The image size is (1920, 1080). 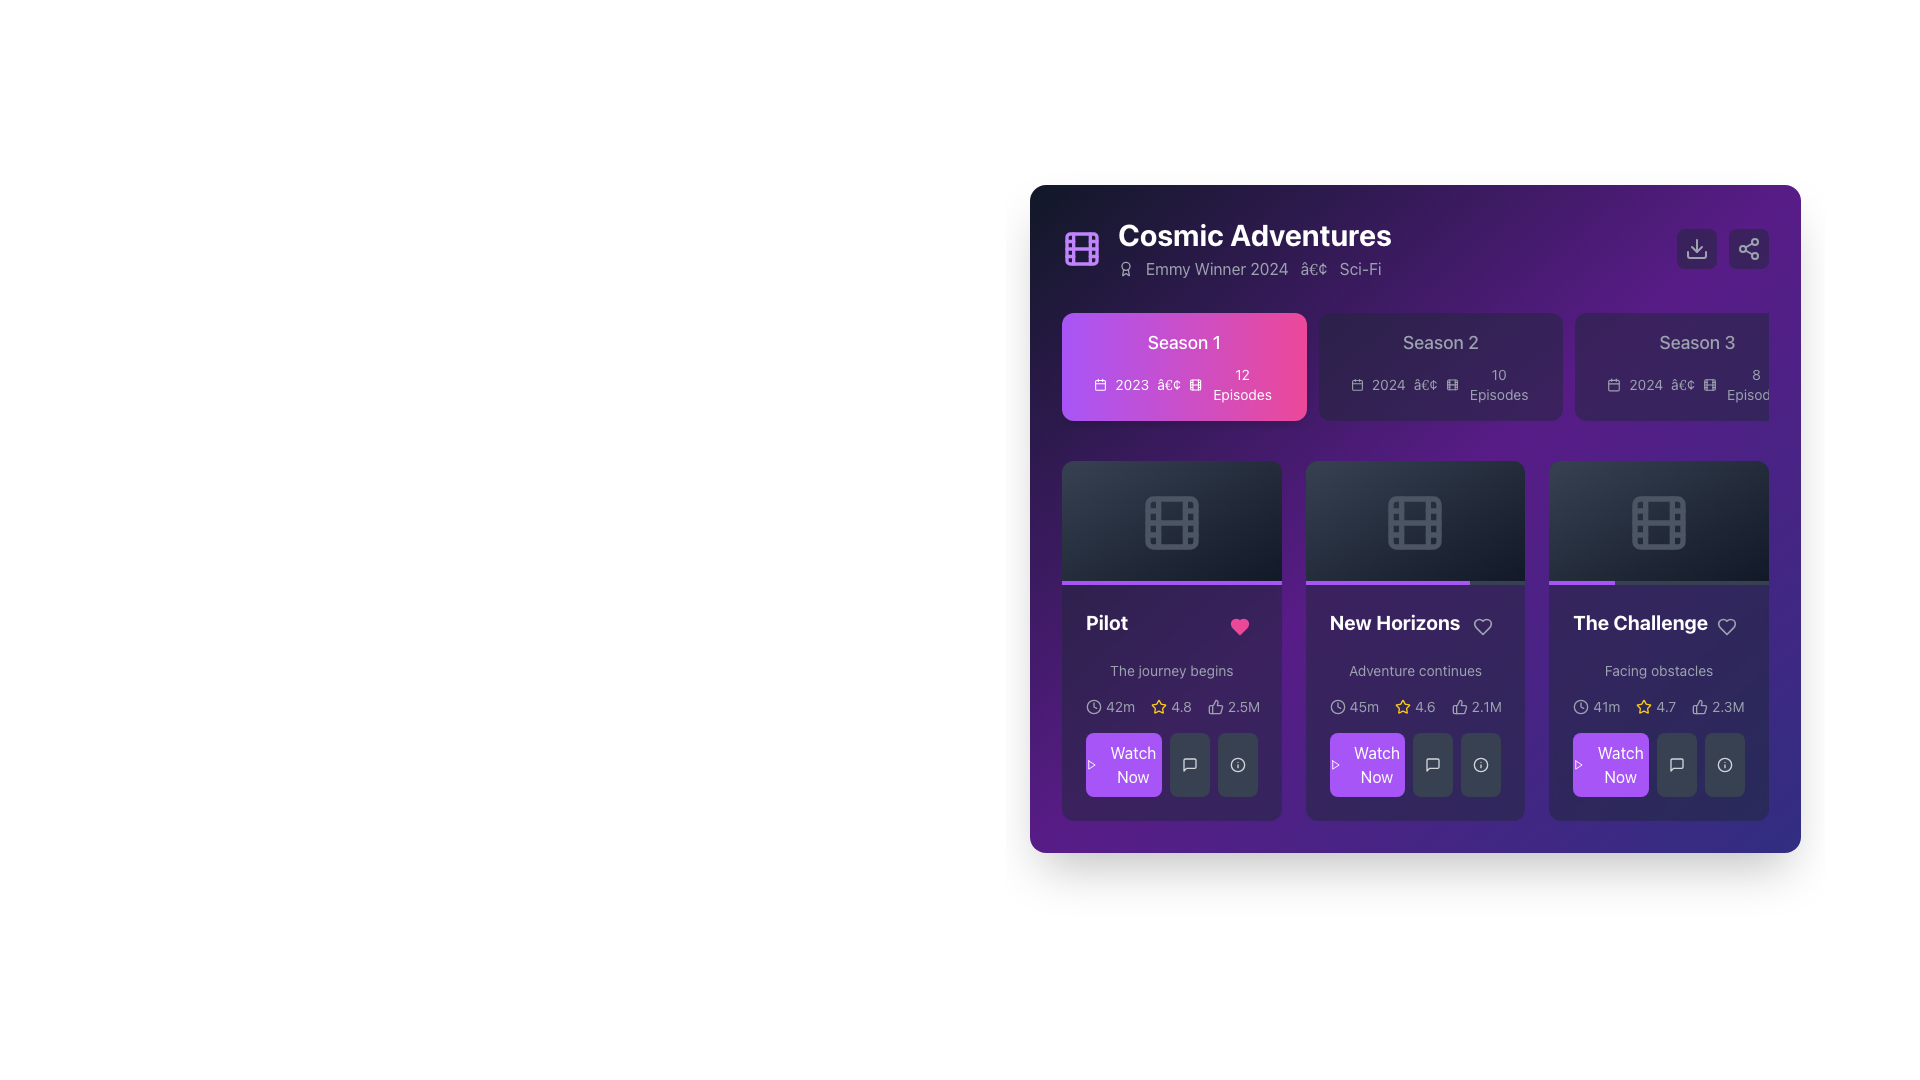 I want to click on the Text label displaying the number of episodes available in Season 1, located to the right of the '2023' text and icon, so click(x=1241, y=385).